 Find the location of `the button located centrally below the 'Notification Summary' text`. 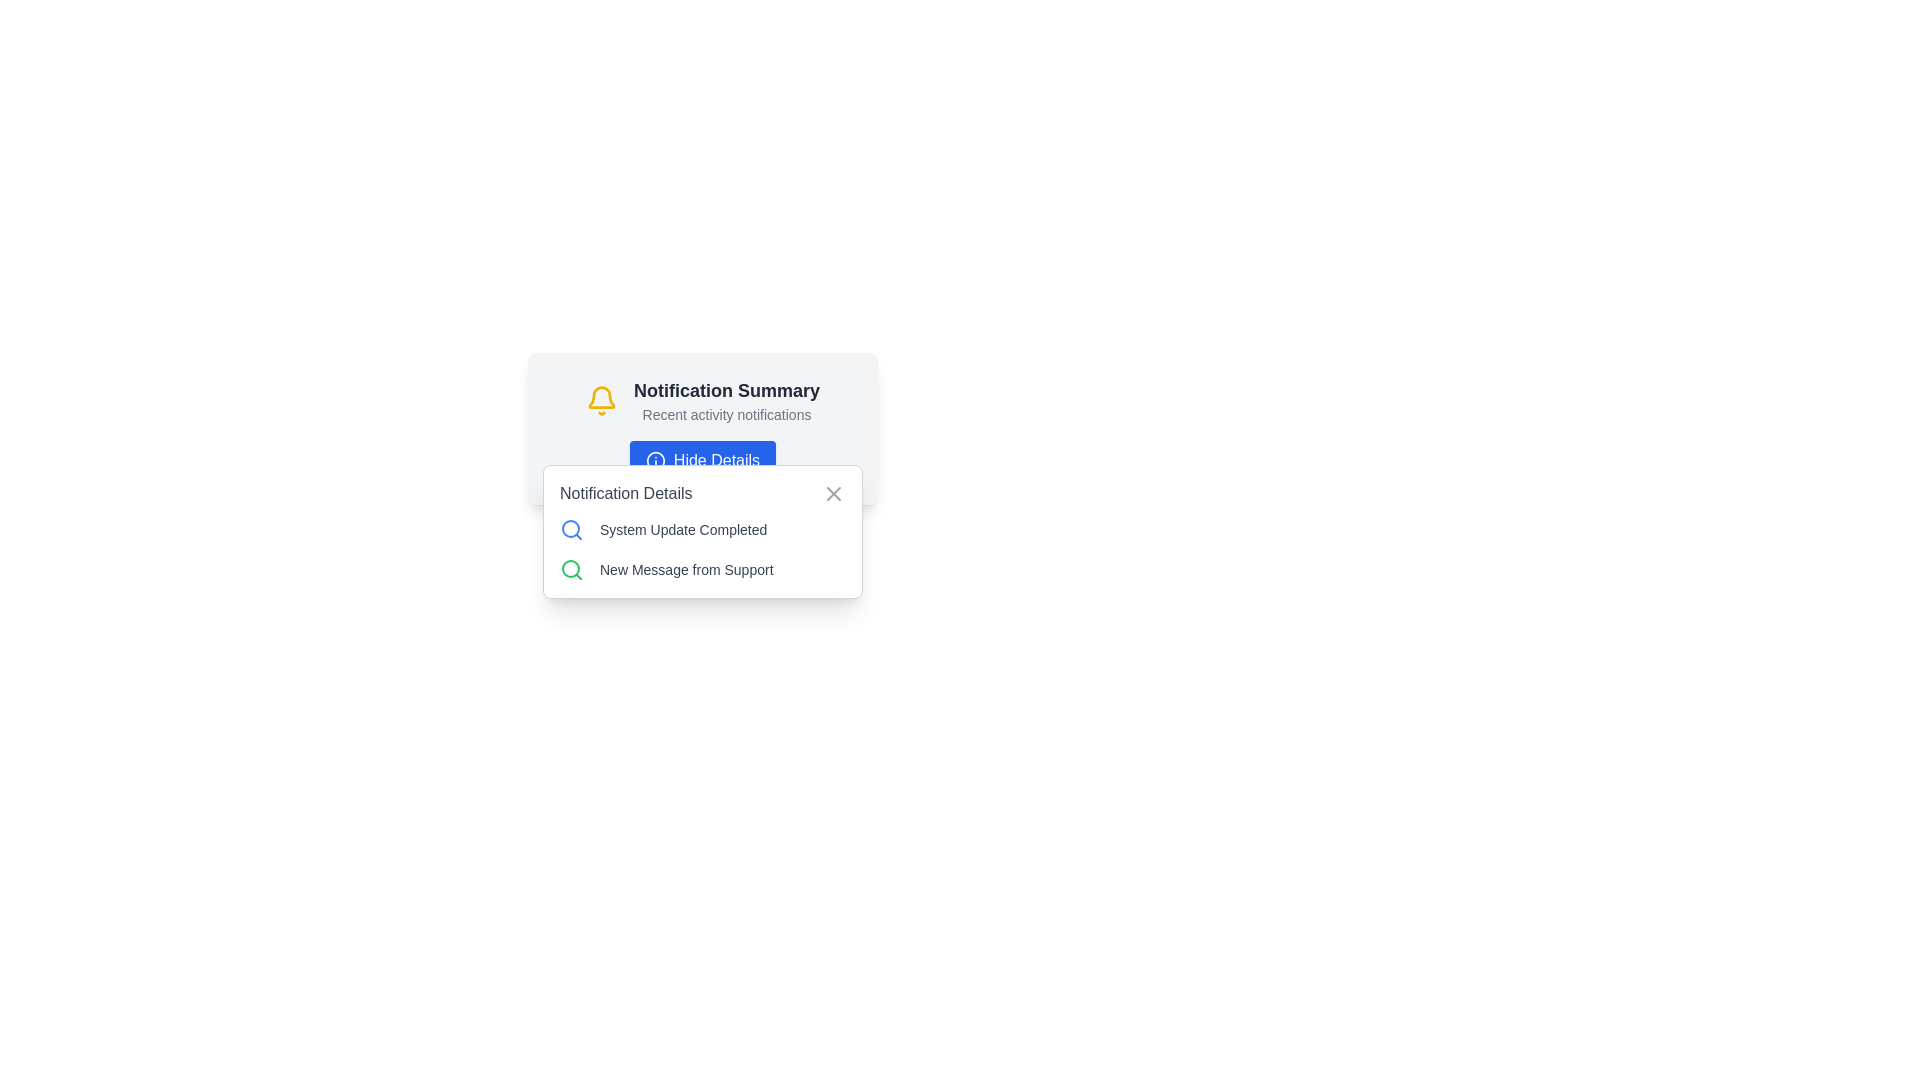

the button located centrally below the 'Notification Summary' text is located at coordinates (702, 461).